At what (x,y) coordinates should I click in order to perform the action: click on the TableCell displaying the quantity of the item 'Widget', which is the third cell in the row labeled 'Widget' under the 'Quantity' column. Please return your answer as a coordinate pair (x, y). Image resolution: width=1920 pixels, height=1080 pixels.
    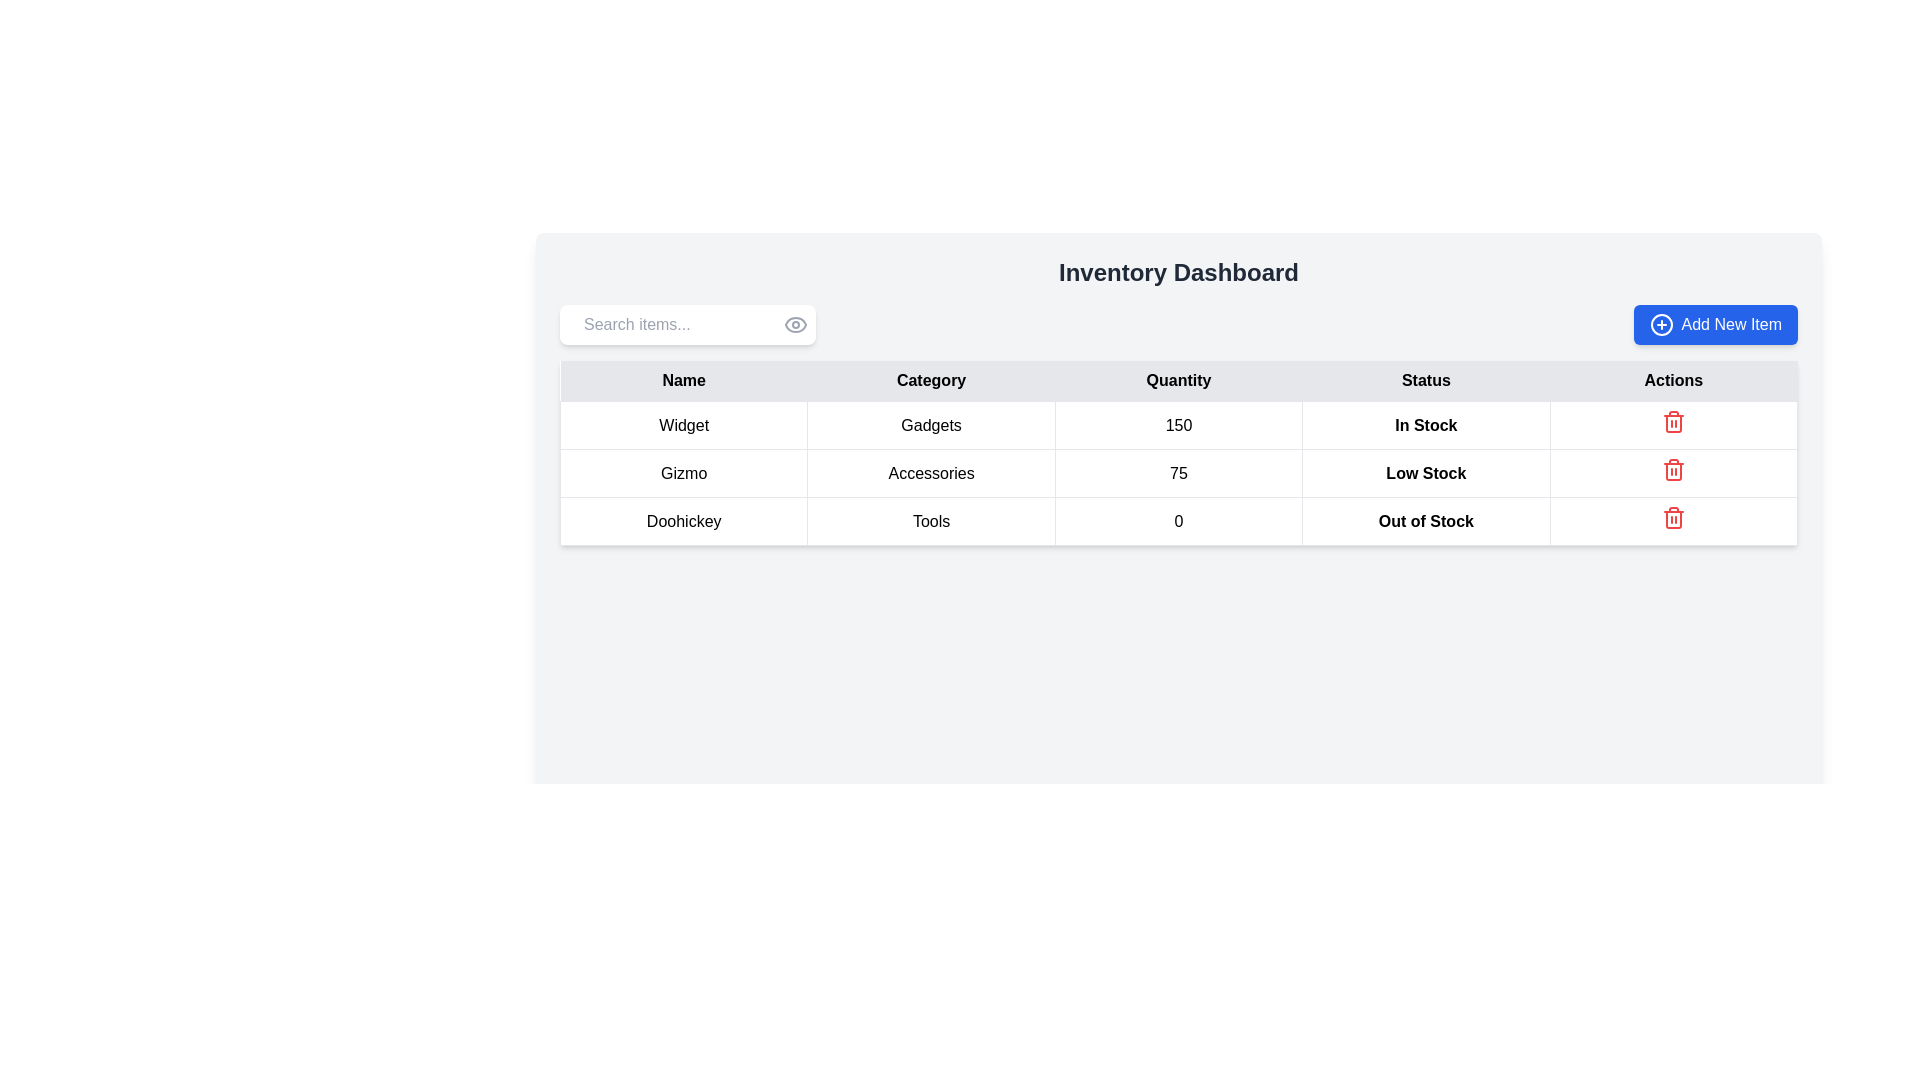
    Looking at the image, I should click on (1179, 424).